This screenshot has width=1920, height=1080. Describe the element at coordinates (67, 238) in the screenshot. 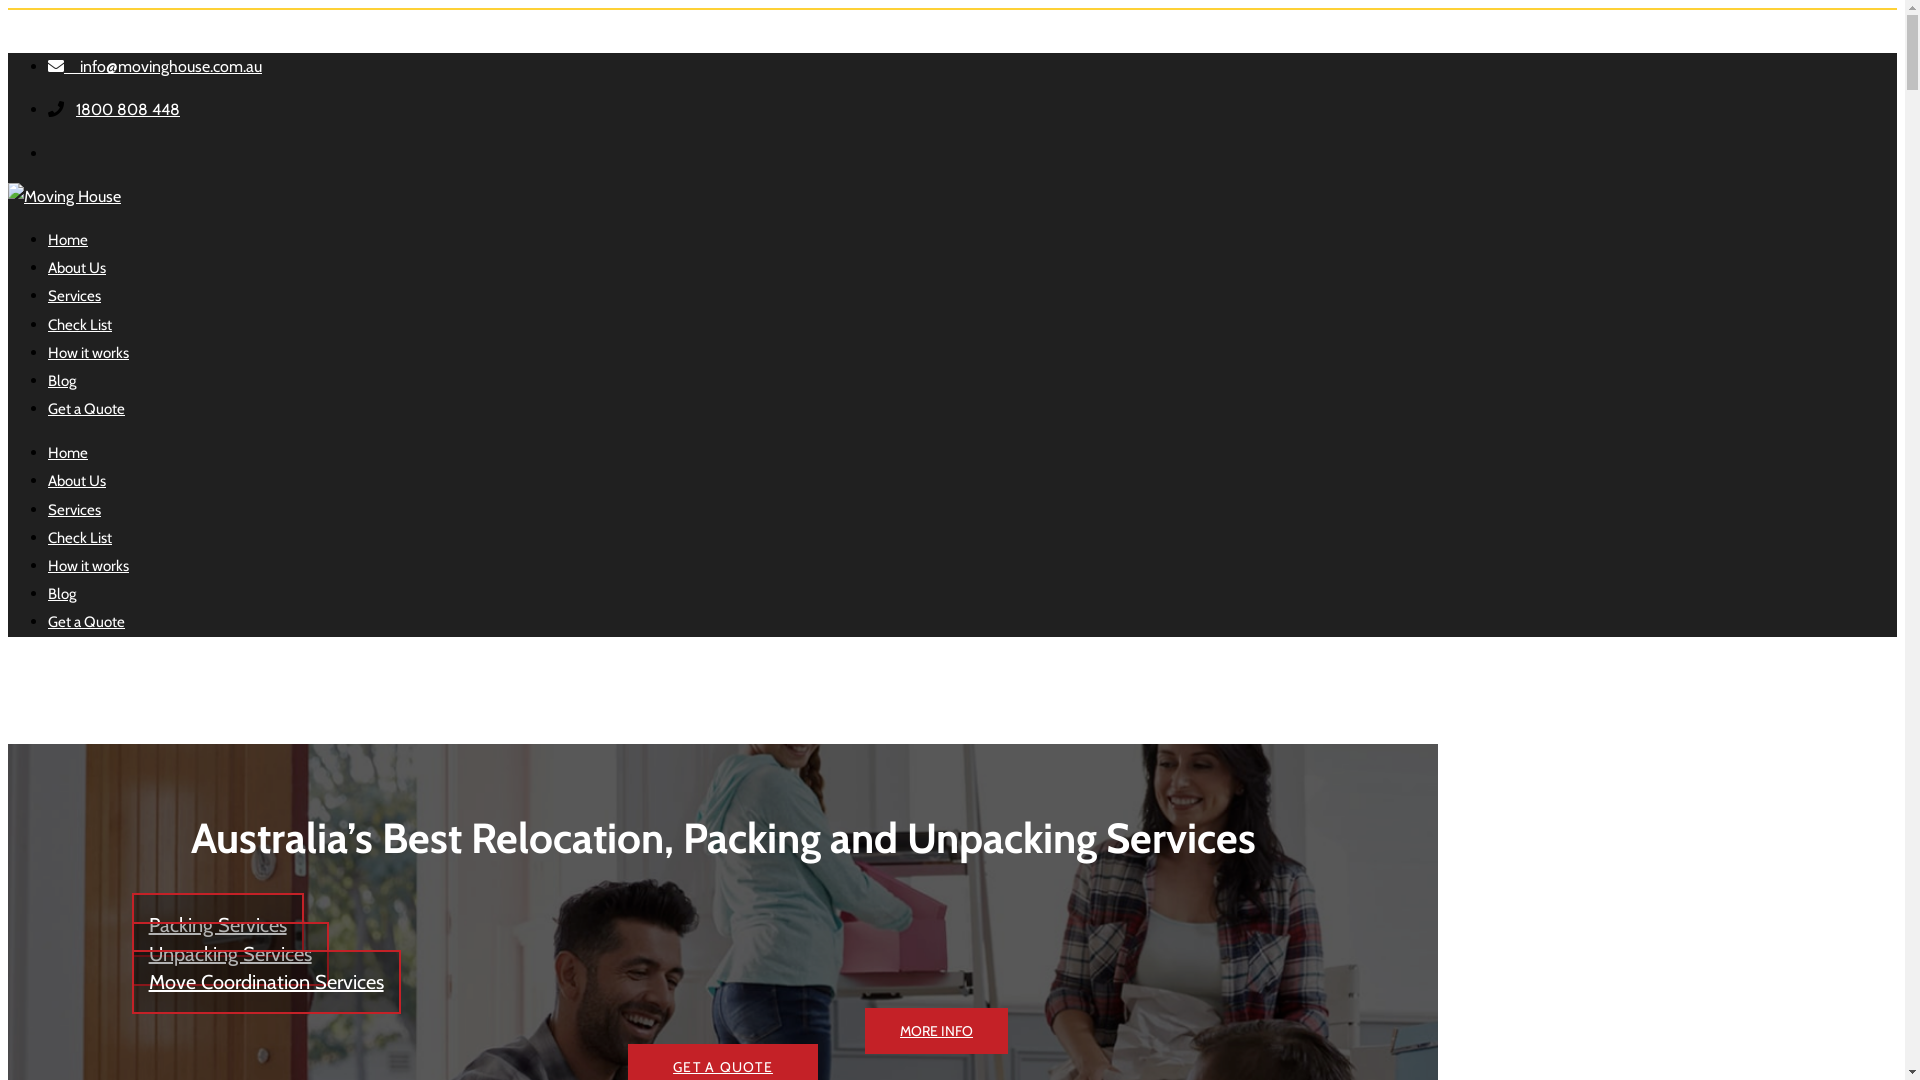

I see `'Home'` at that location.